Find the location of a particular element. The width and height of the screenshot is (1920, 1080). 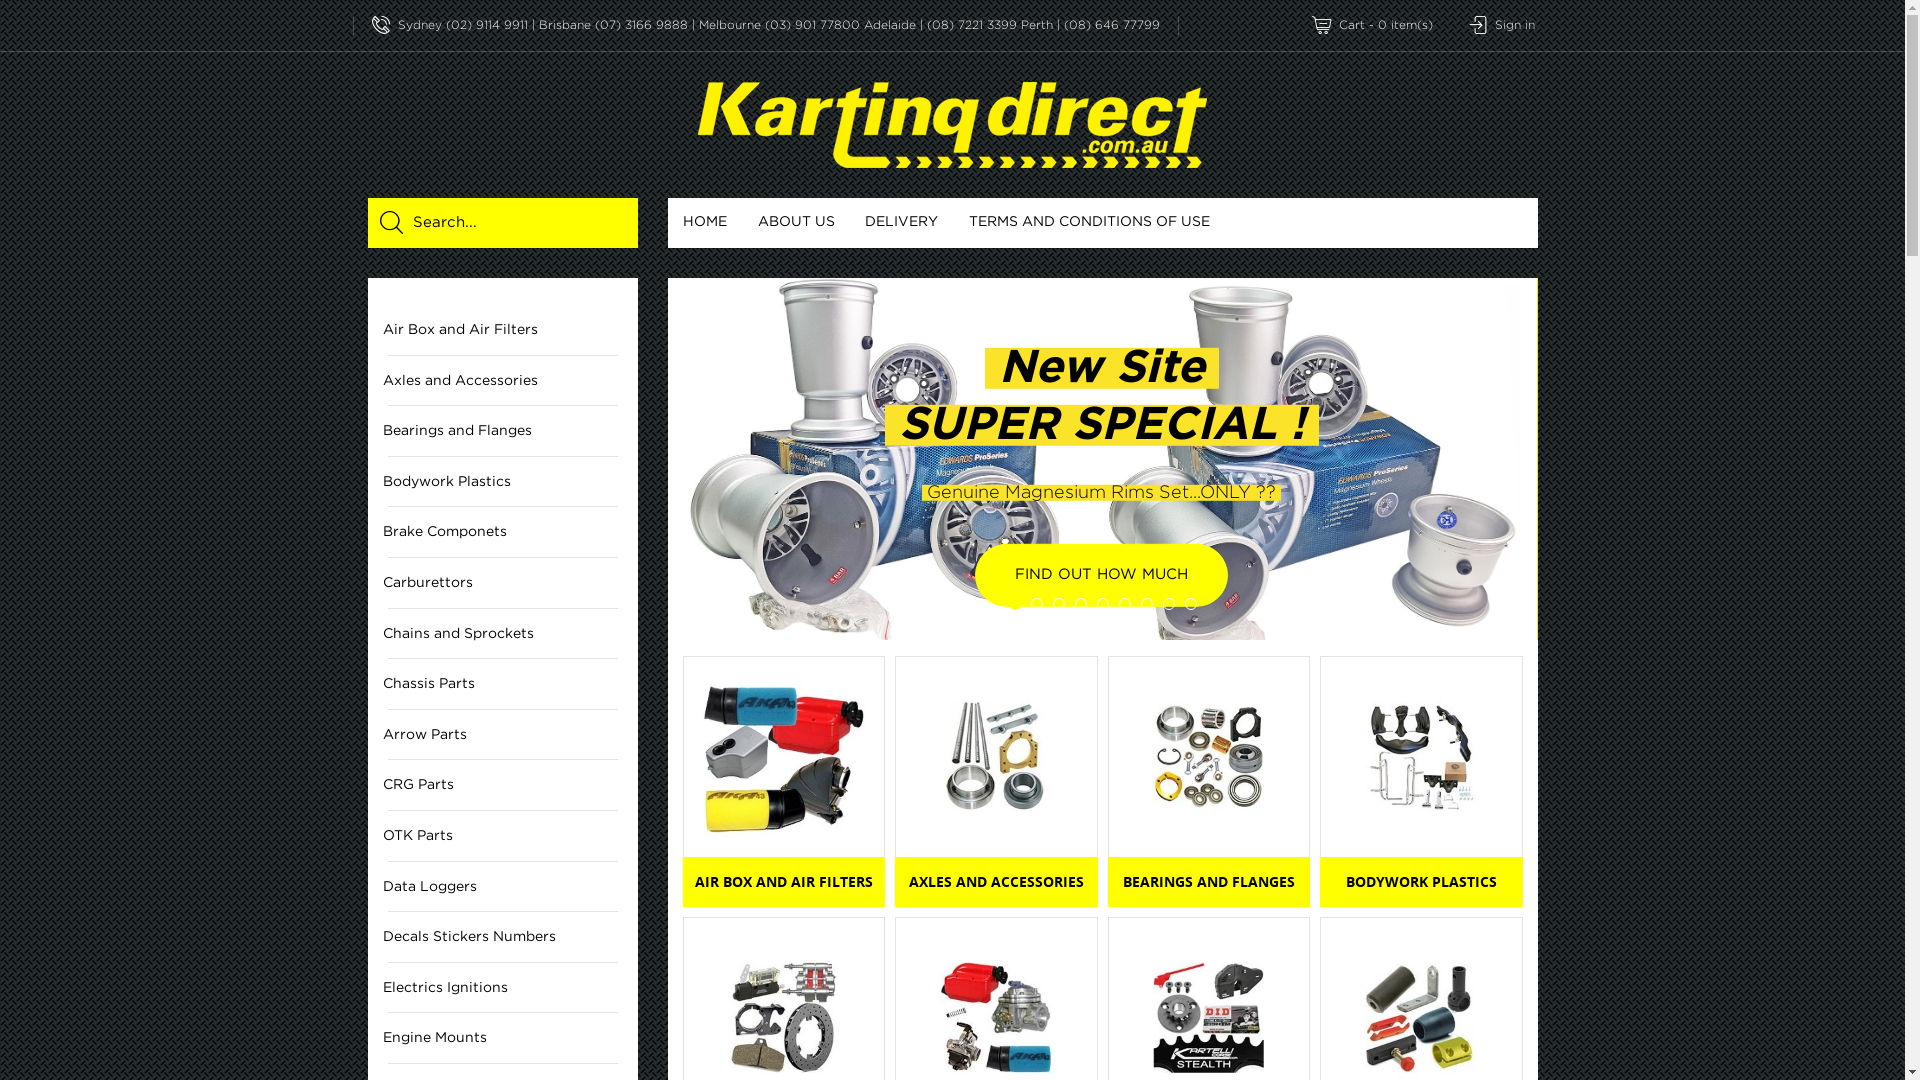

'Chains and Sprockets' is located at coordinates (503, 634).